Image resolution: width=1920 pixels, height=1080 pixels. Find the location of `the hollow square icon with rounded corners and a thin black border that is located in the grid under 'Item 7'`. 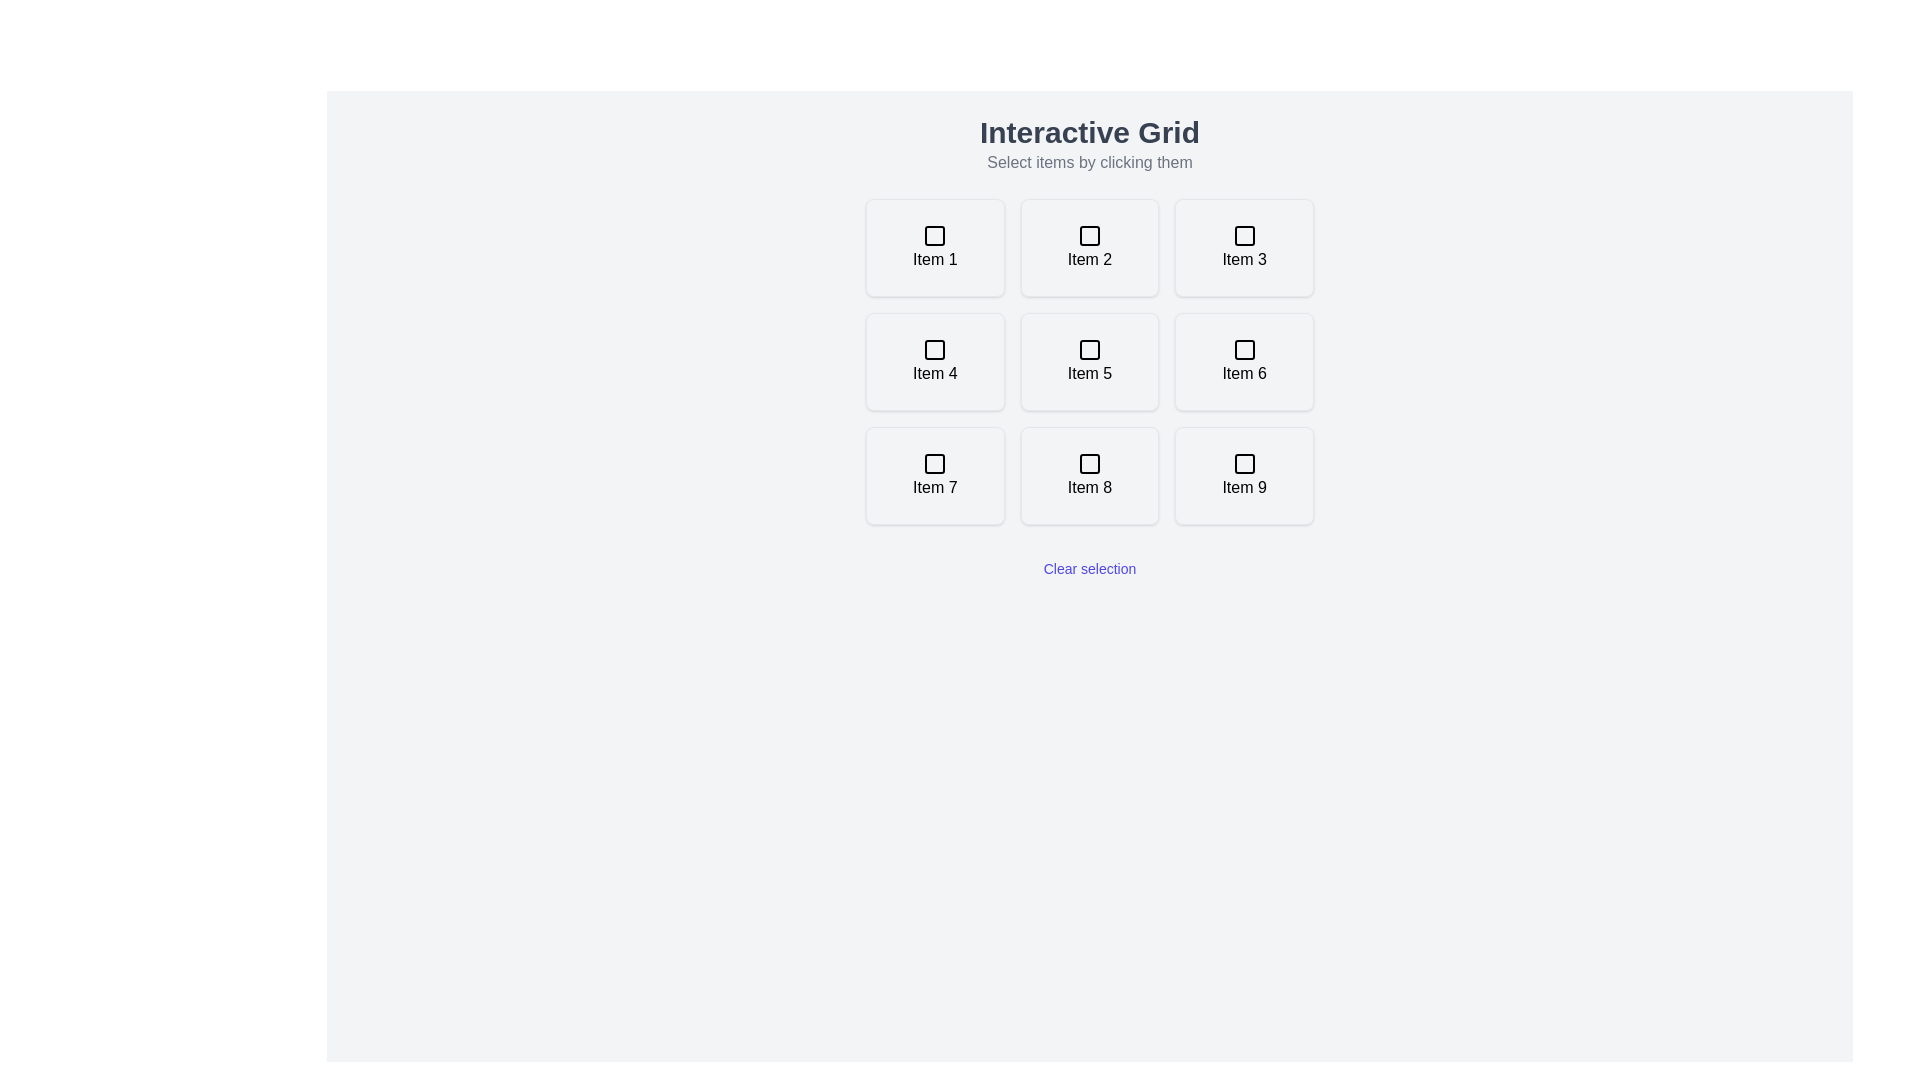

the hollow square icon with rounded corners and a thin black border that is located in the grid under 'Item 7' is located at coordinates (934, 463).